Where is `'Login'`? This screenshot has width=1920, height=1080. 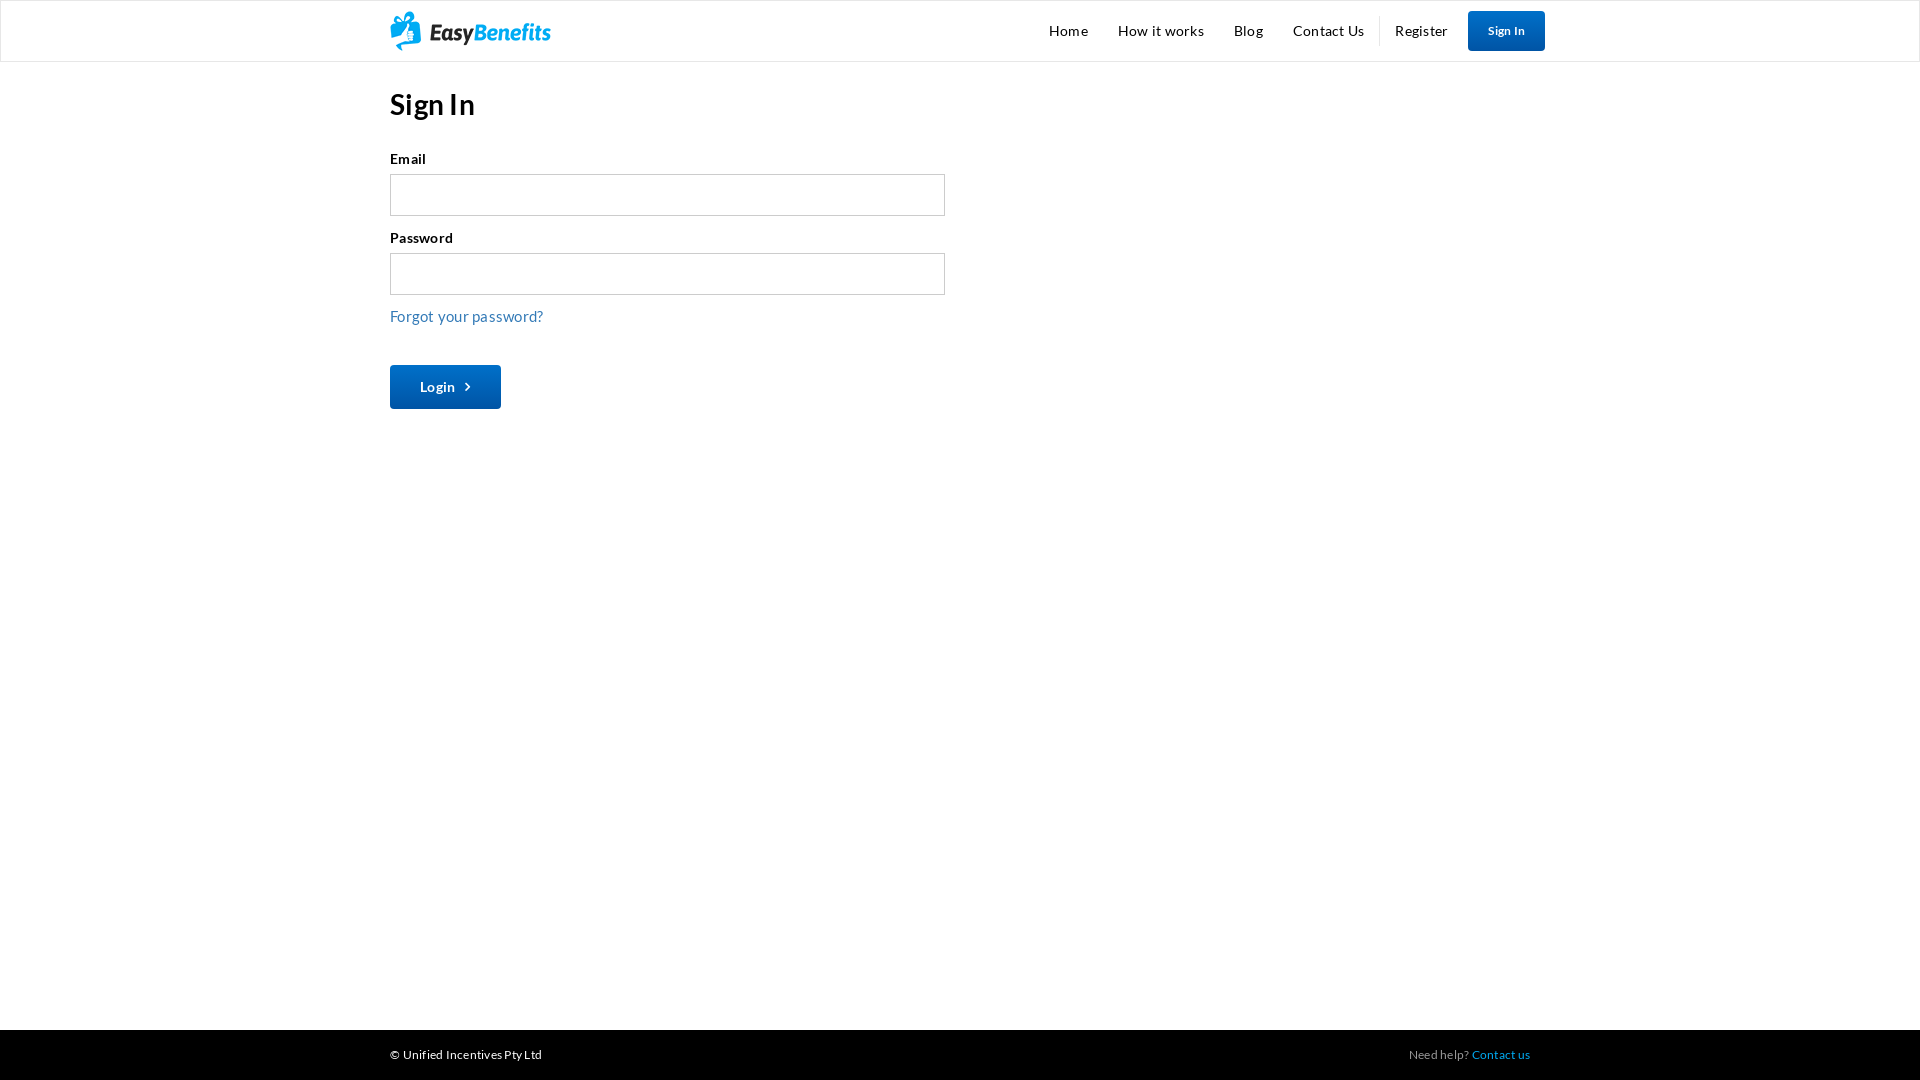
'Login' is located at coordinates (444, 386).